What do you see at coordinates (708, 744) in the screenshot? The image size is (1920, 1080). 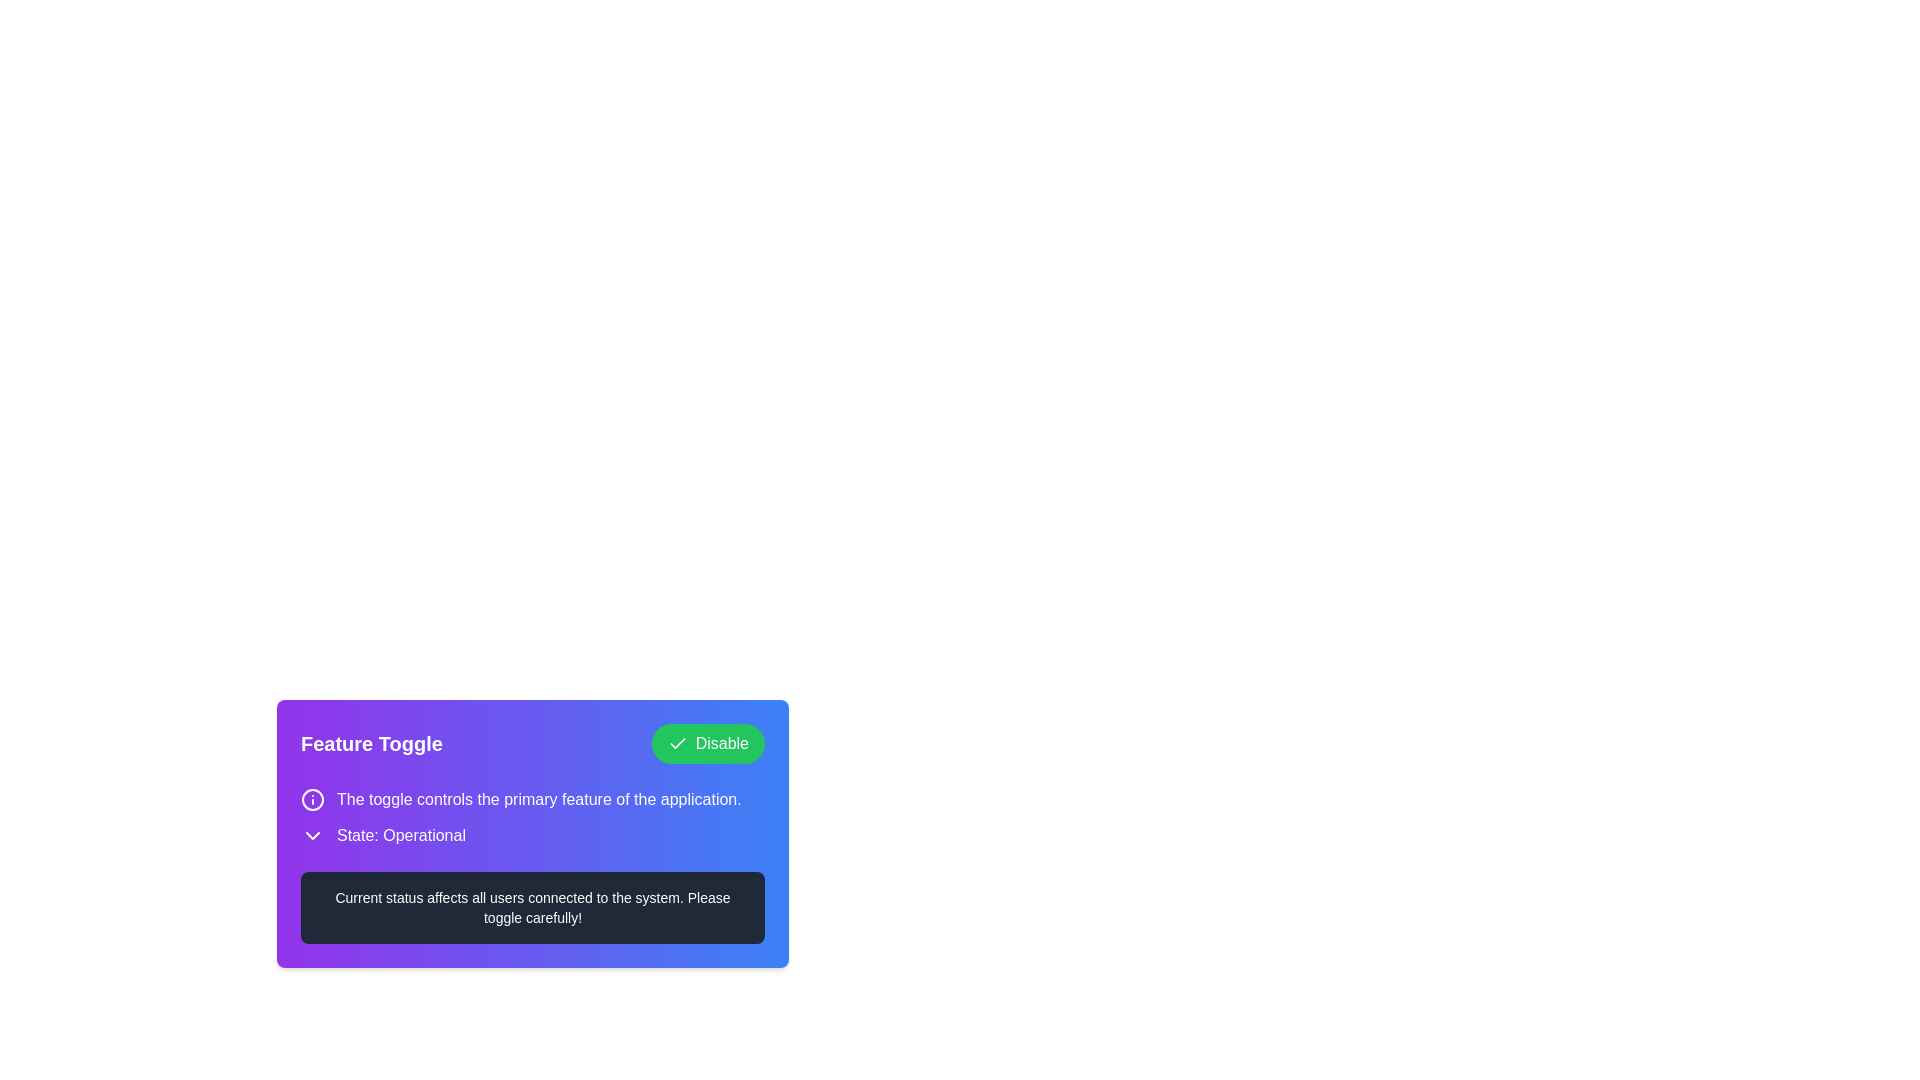 I see `the green button with rounded corners labeled 'Disable'` at bounding box center [708, 744].